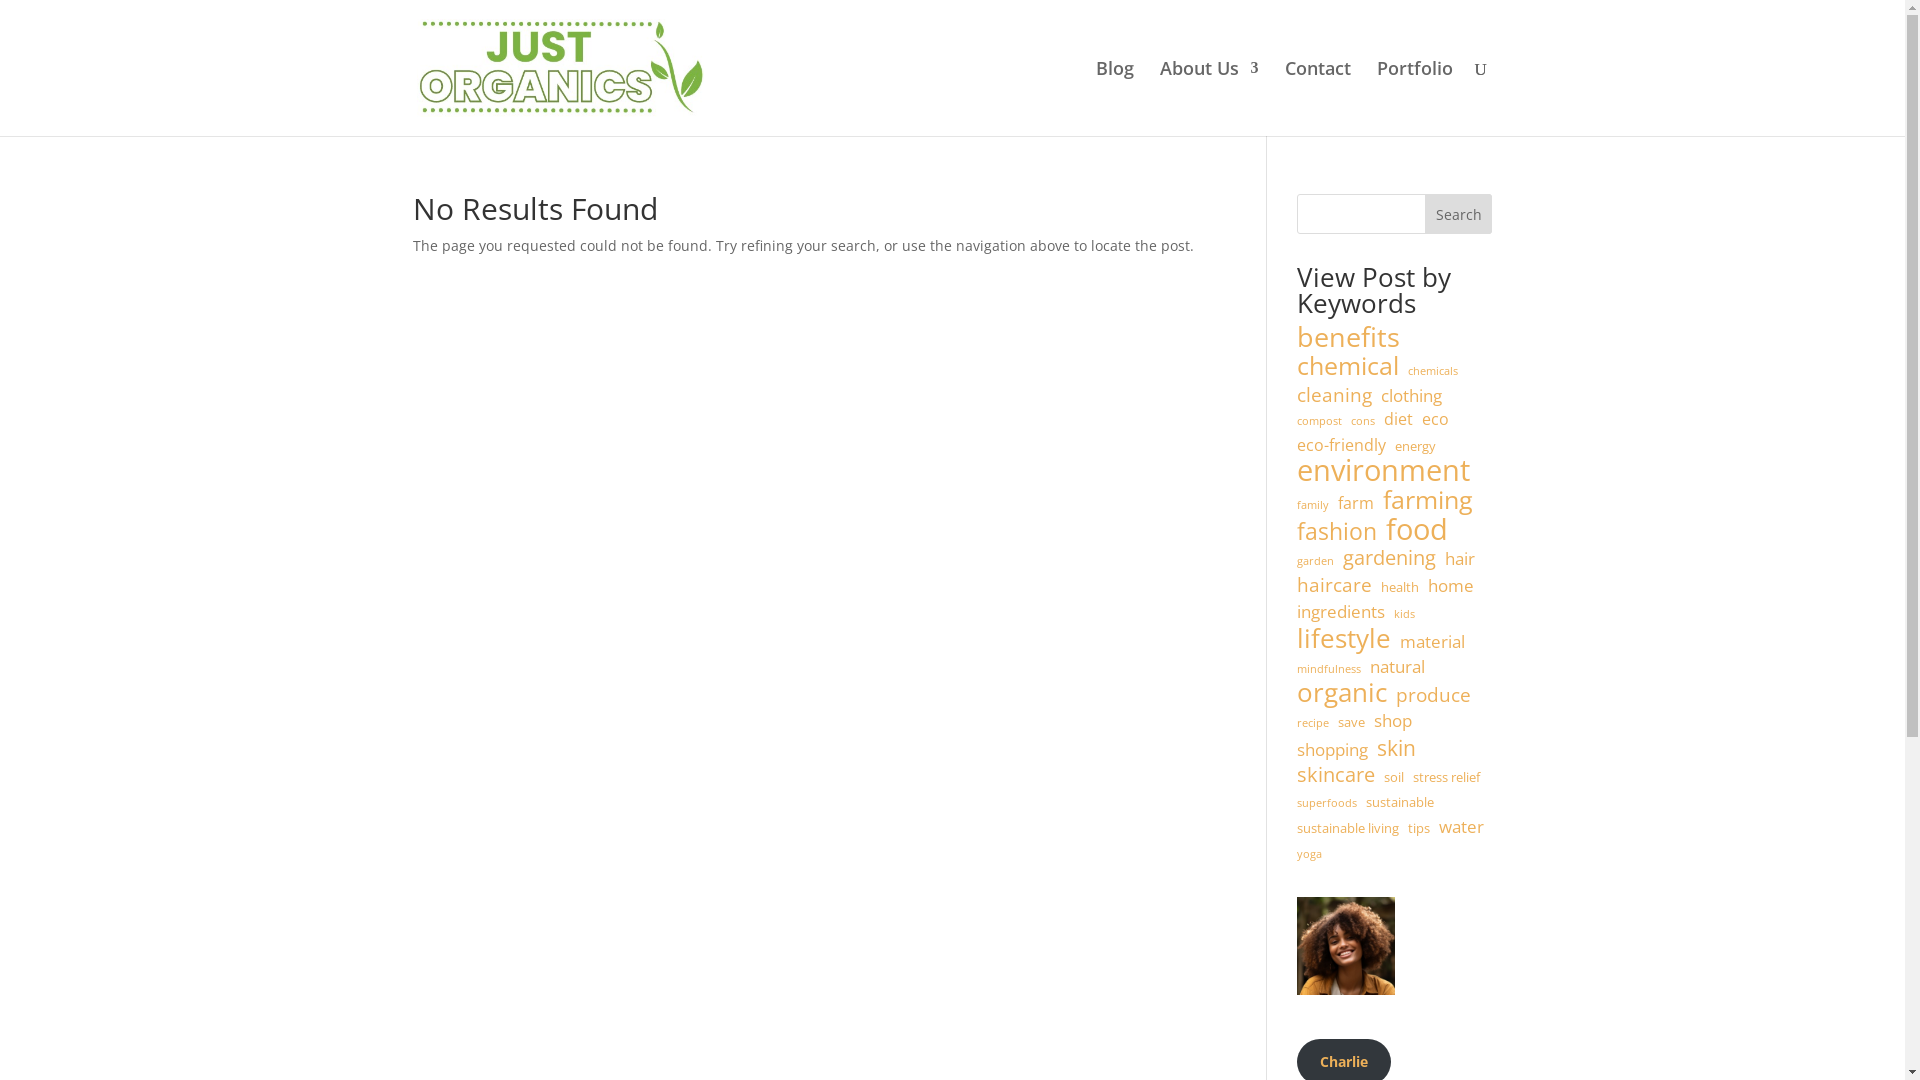  What do you see at coordinates (1348, 829) in the screenshot?
I see `'sustainable living'` at bounding box center [1348, 829].